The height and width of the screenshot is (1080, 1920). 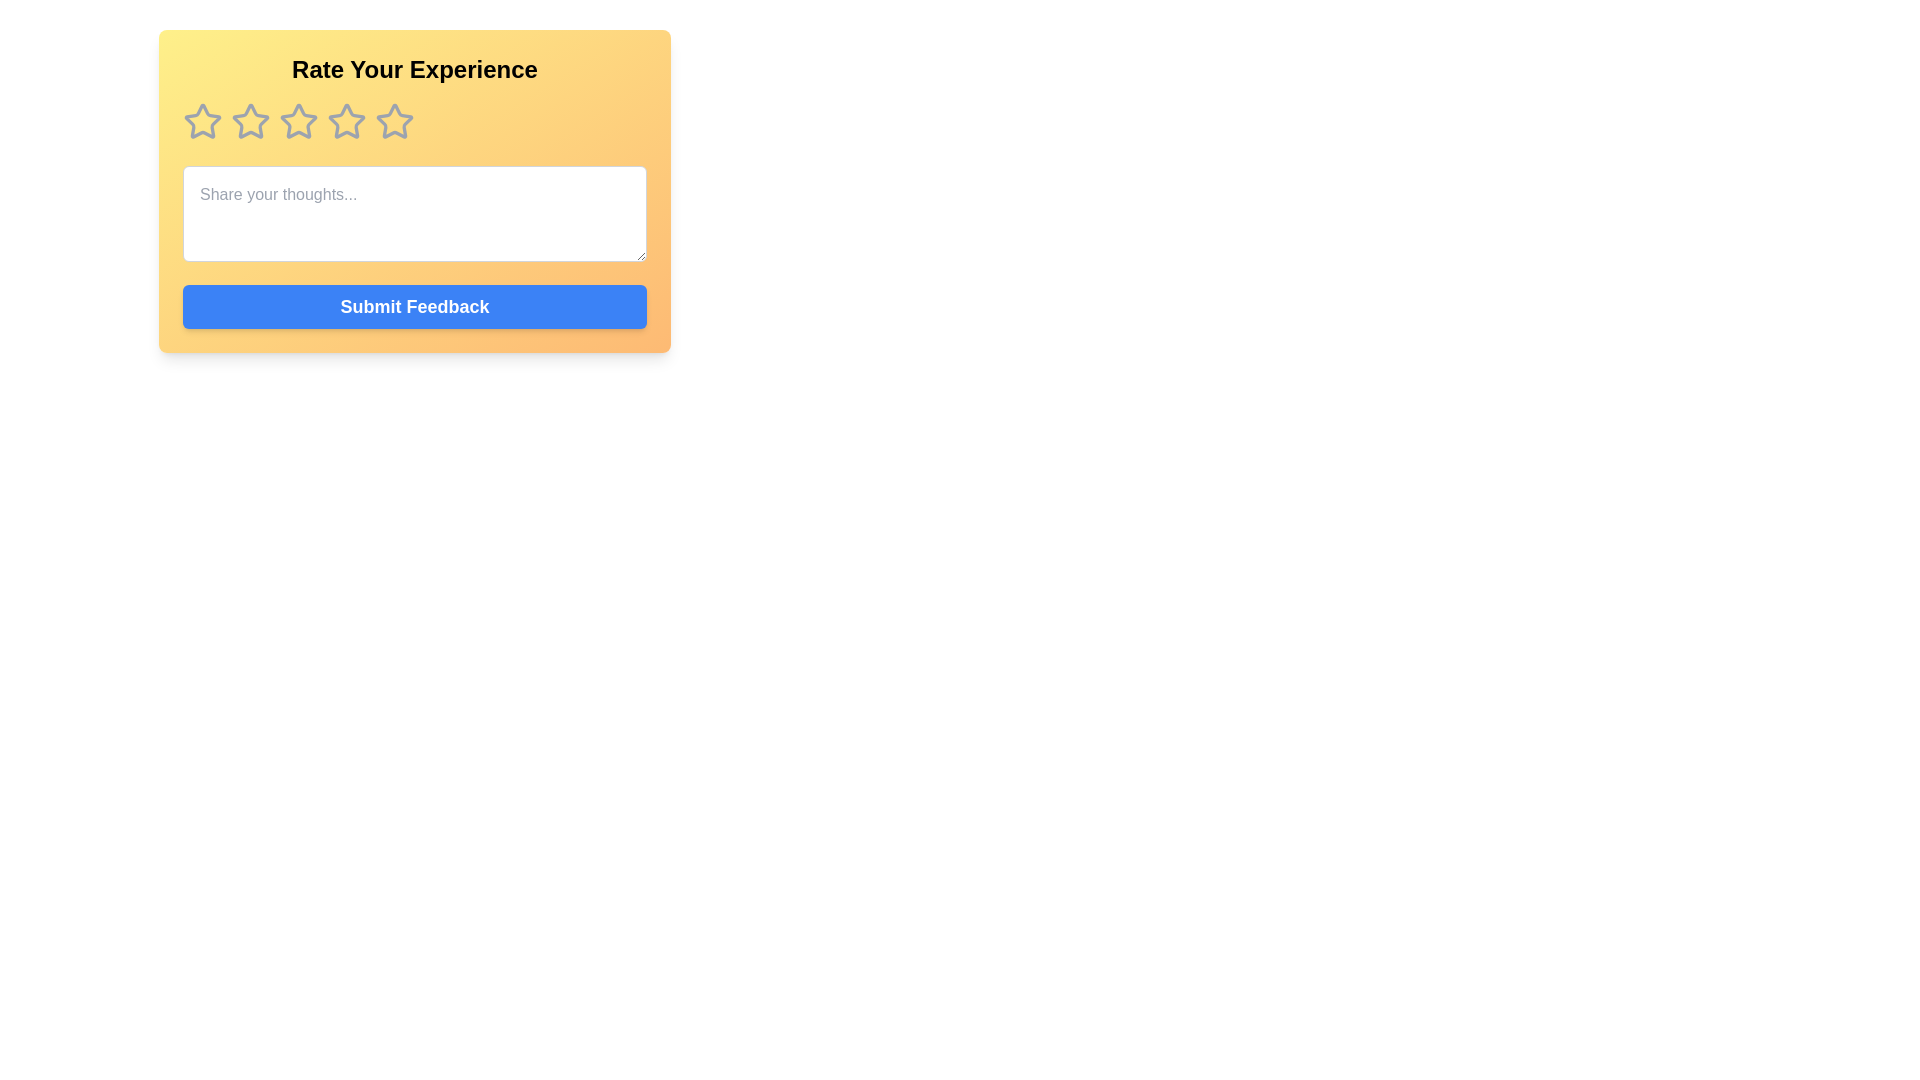 I want to click on the prominent blue 'Submit Feedback' button located at the bottom of the central section of the interface, so click(x=413, y=307).